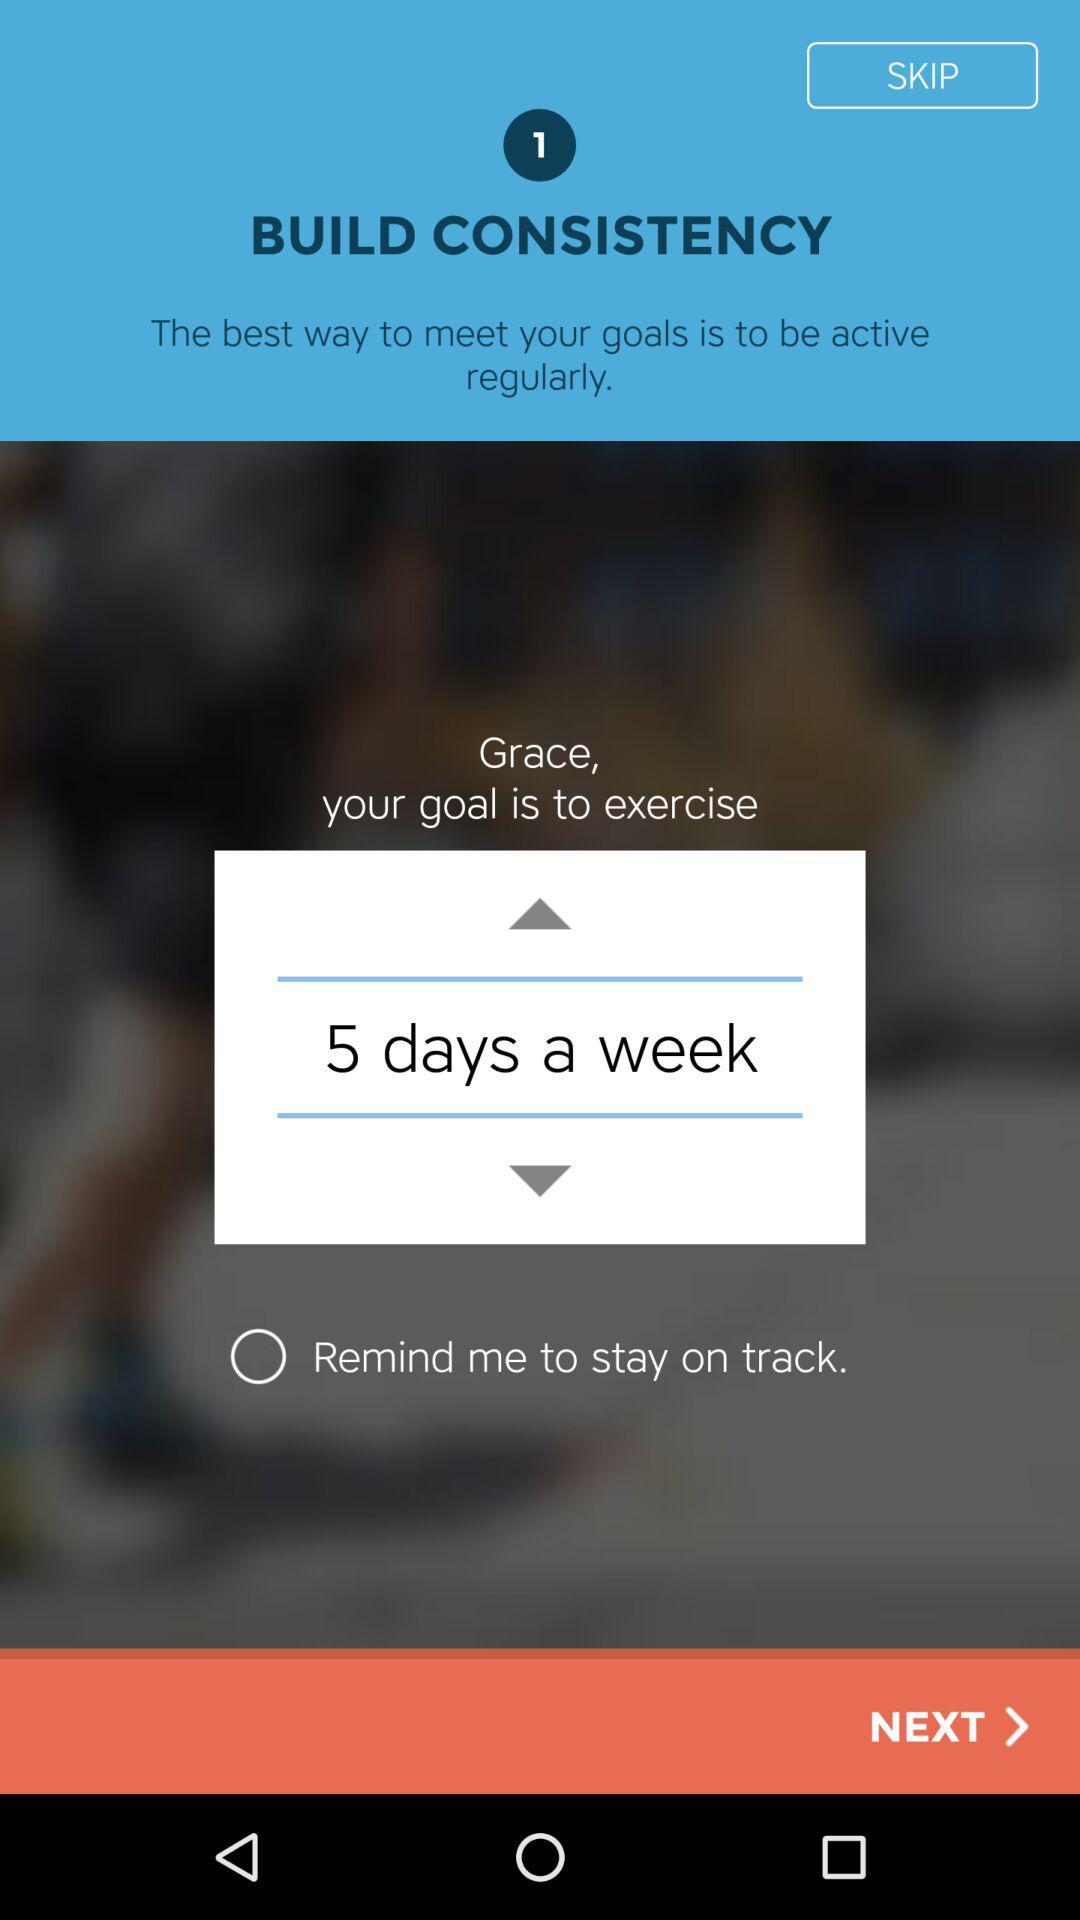  What do you see at coordinates (952, 1725) in the screenshot?
I see `next icon` at bounding box center [952, 1725].